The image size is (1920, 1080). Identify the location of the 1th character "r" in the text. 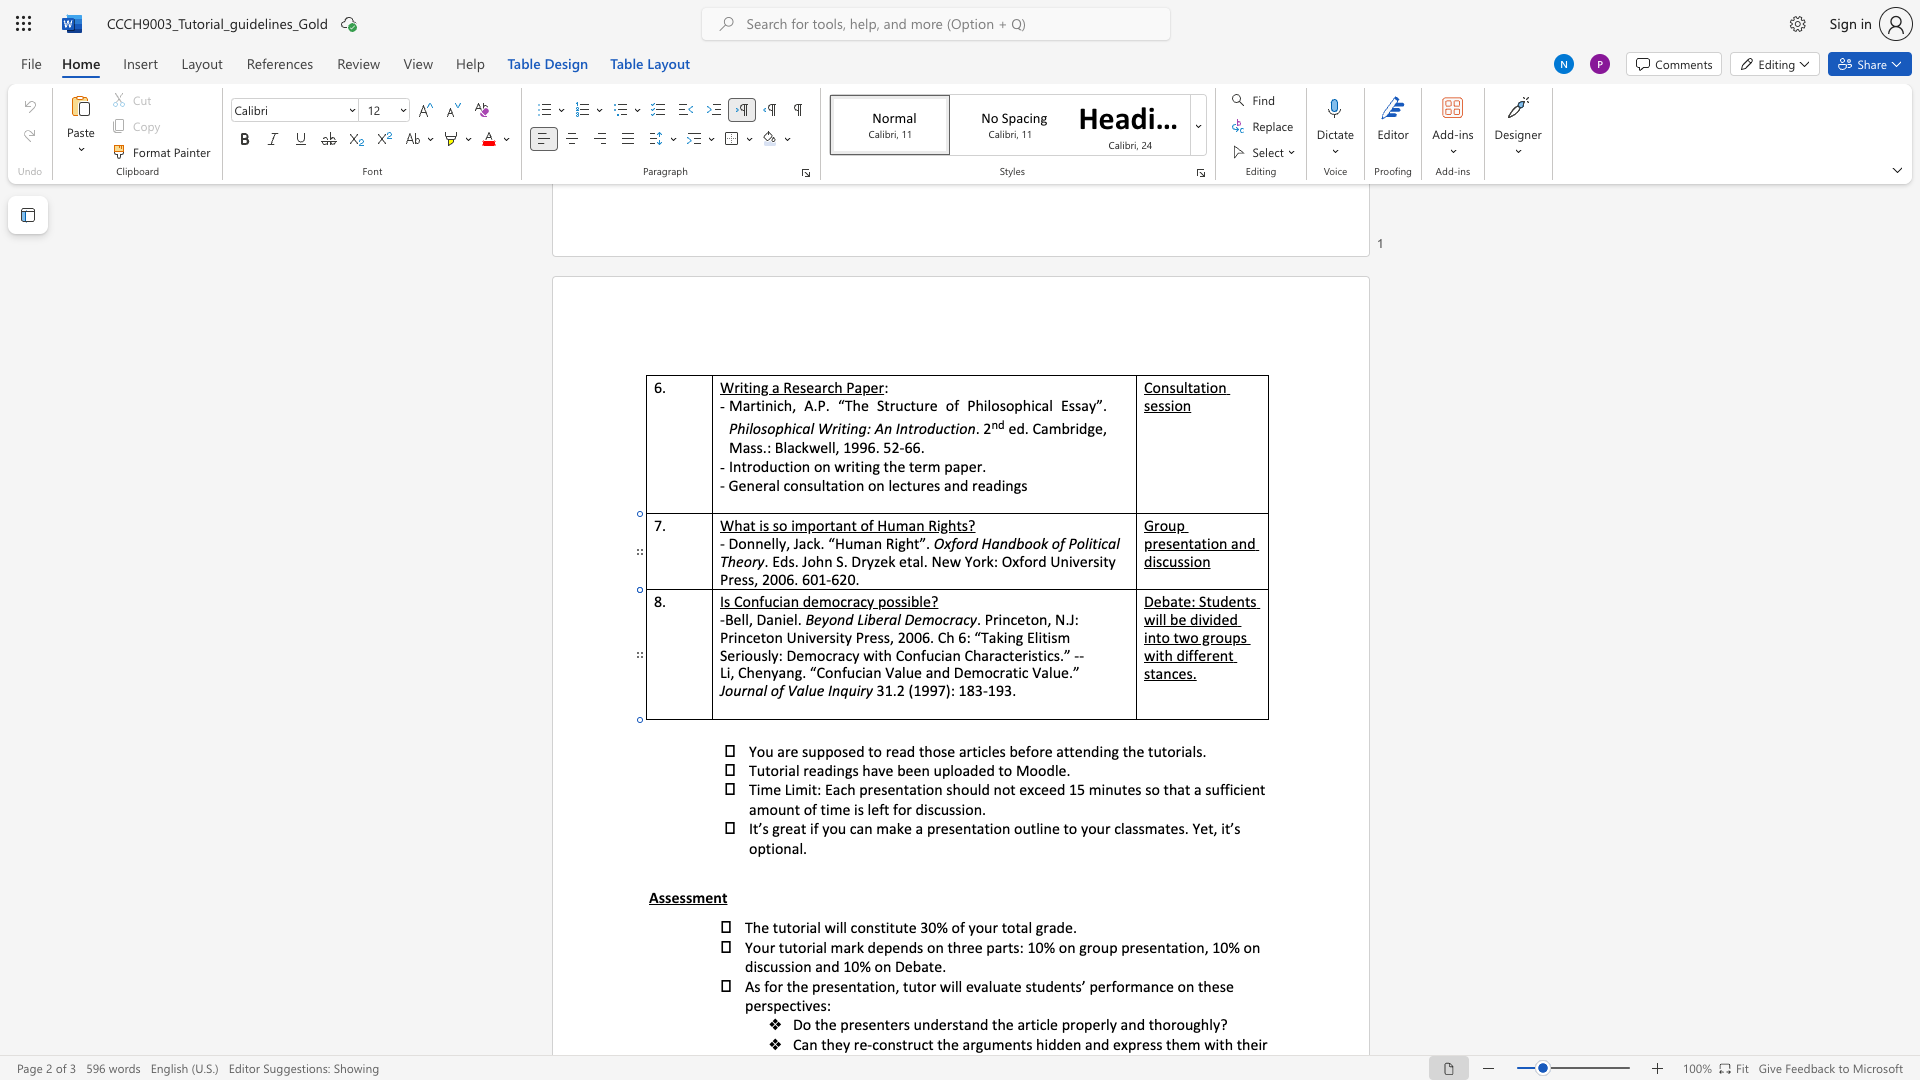
(1211, 637).